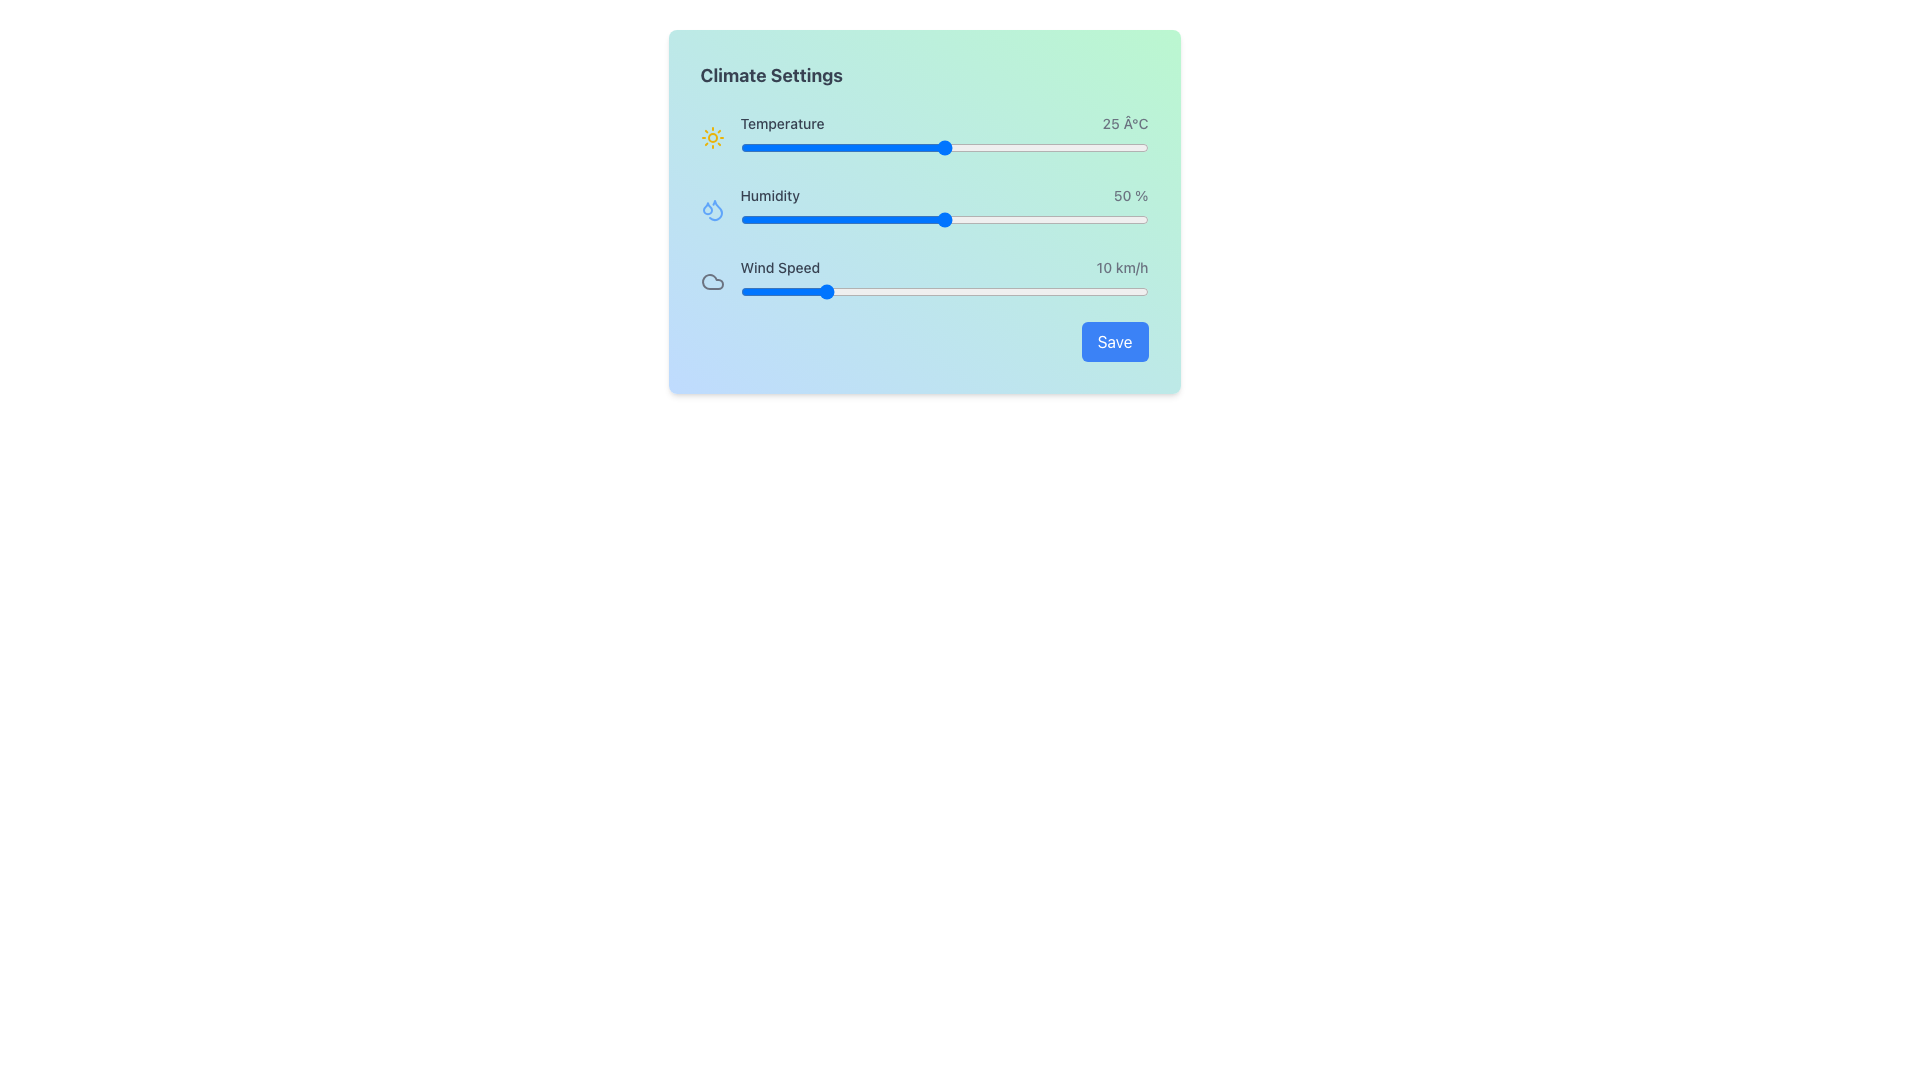 The width and height of the screenshot is (1920, 1080). Describe the element at coordinates (1026, 292) in the screenshot. I see `wind speed` at that location.